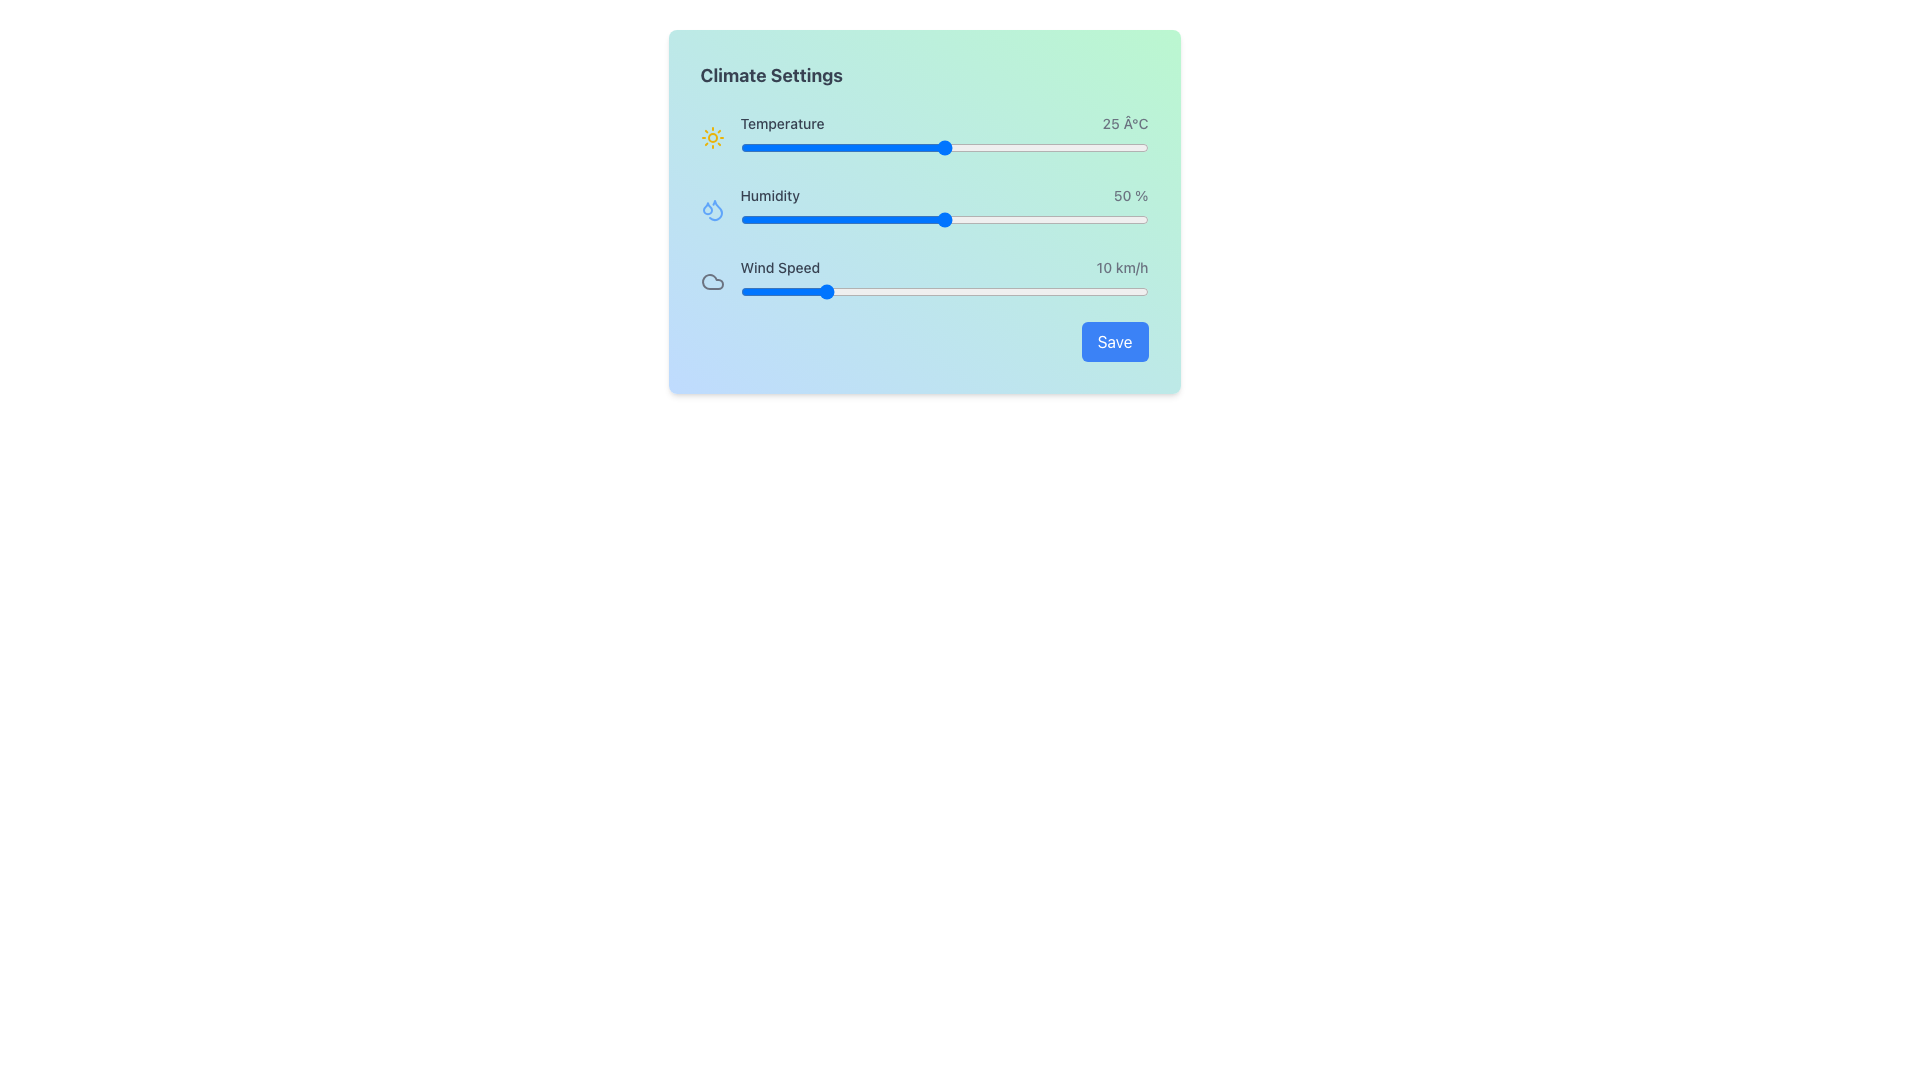 The width and height of the screenshot is (1920, 1080). Describe the element at coordinates (1026, 292) in the screenshot. I see `wind speed` at that location.